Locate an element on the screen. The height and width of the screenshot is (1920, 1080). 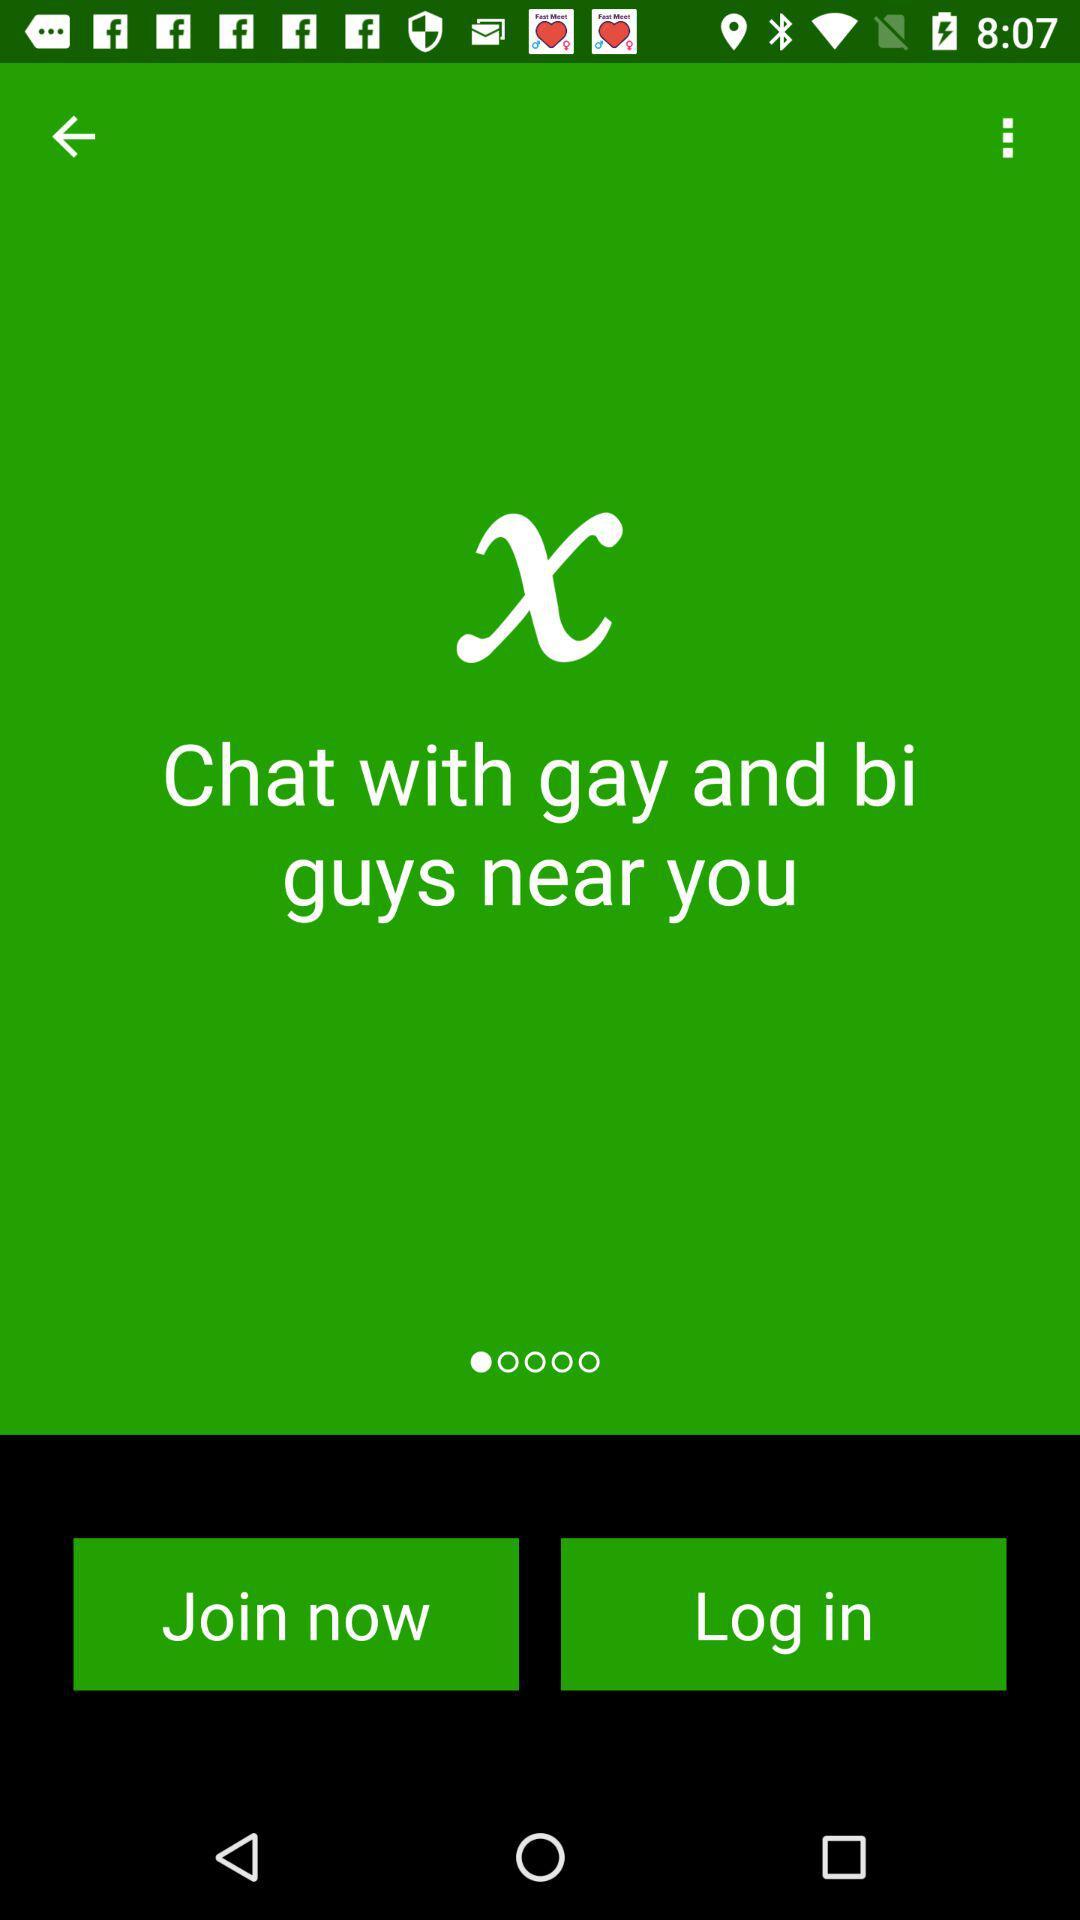
the join now is located at coordinates (296, 1614).